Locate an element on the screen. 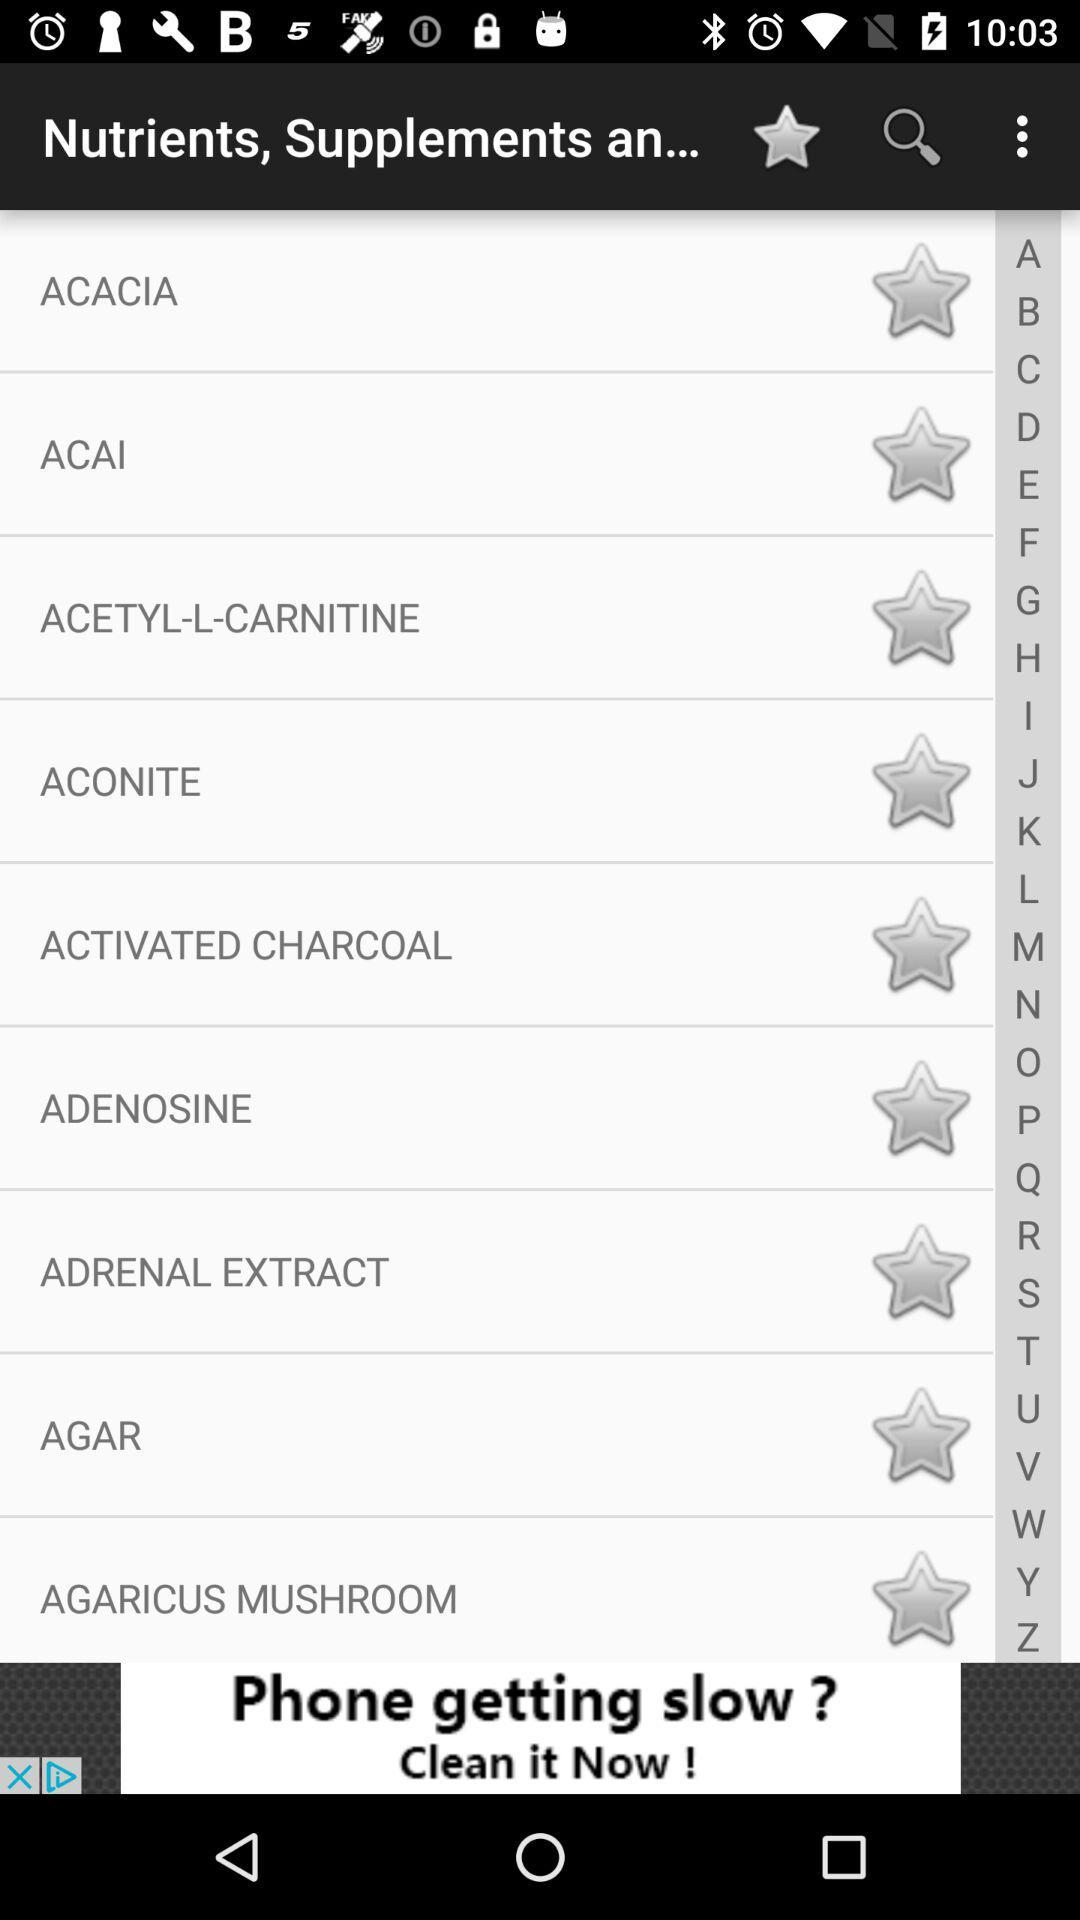 This screenshot has height=1920, width=1080. to favorites is located at coordinates (920, 1106).